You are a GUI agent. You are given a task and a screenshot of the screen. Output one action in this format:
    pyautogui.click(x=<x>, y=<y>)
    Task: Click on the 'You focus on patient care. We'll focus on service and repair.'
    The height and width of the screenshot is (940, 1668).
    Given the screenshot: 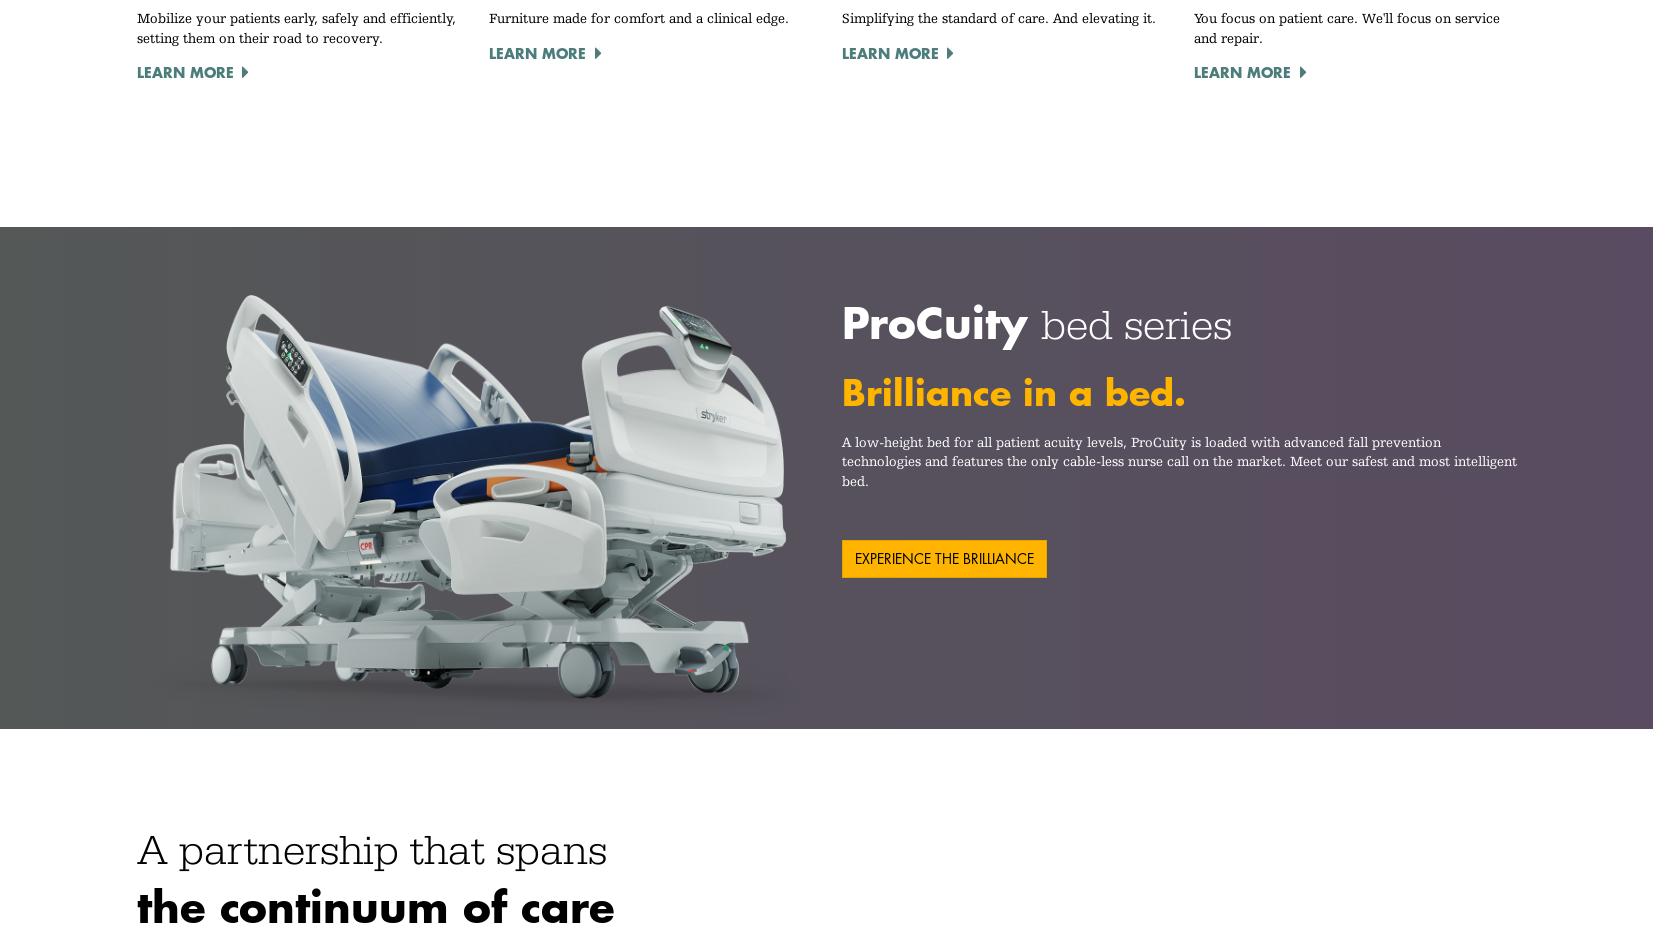 What is the action you would take?
    pyautogui.click(x=1346, y=27)
    